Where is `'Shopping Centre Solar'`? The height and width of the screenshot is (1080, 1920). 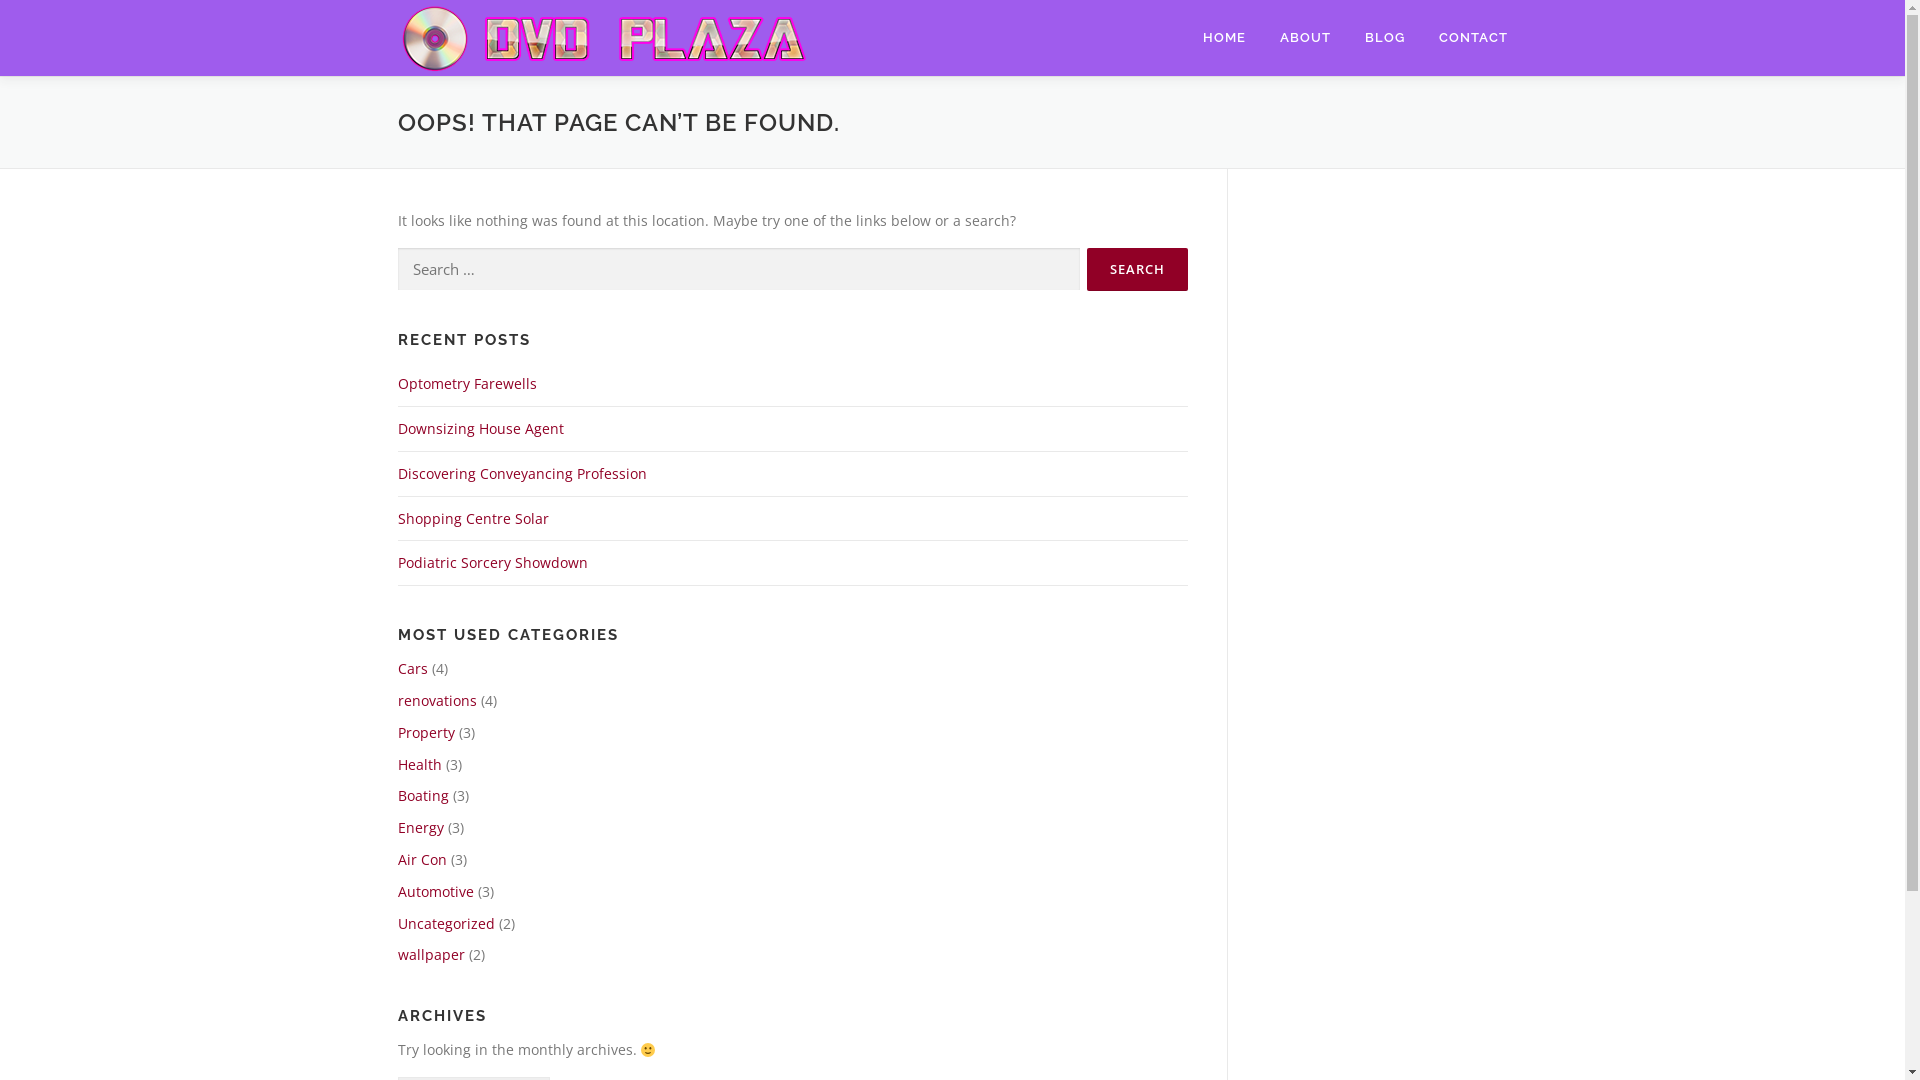
'Shopping Centre Solar' is located at coordinates (398, 517).